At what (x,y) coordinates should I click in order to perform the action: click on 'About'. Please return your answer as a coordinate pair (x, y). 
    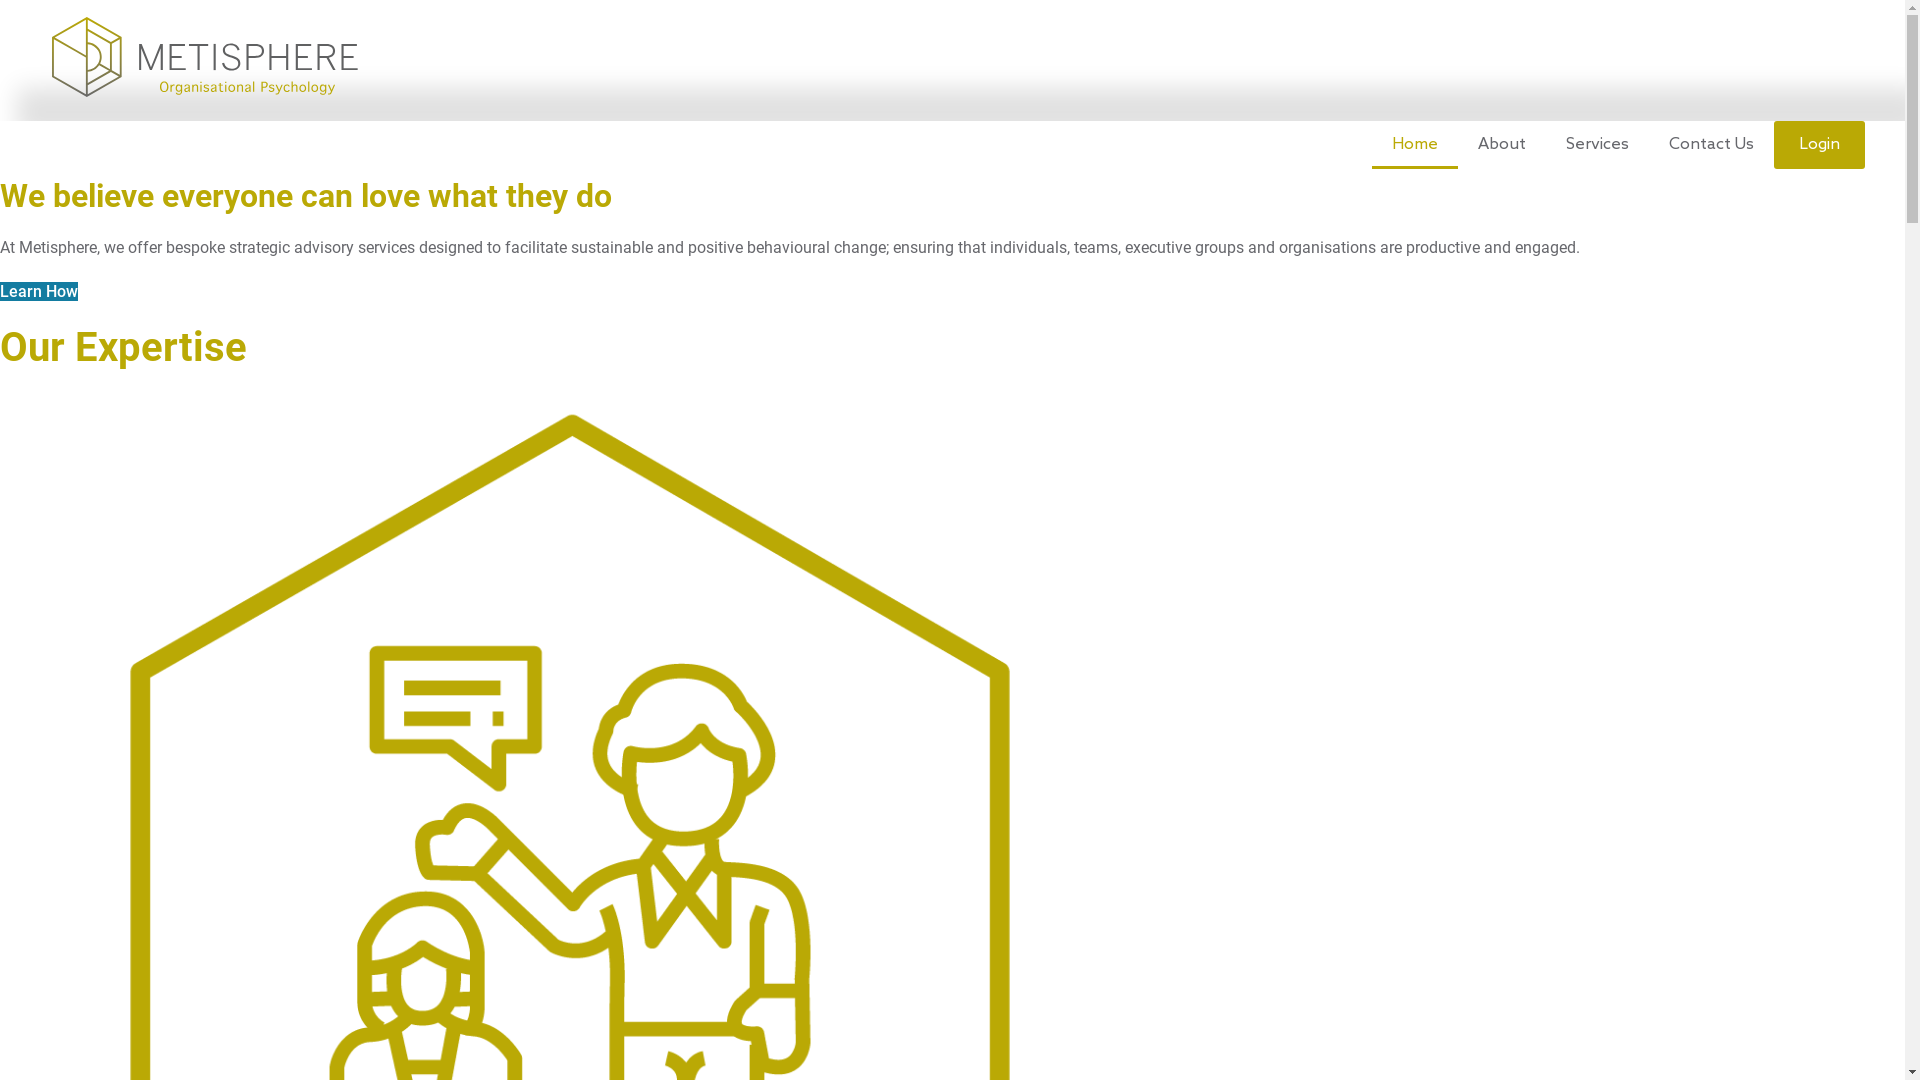
    Looking at the image, I should click on (1502, 144).